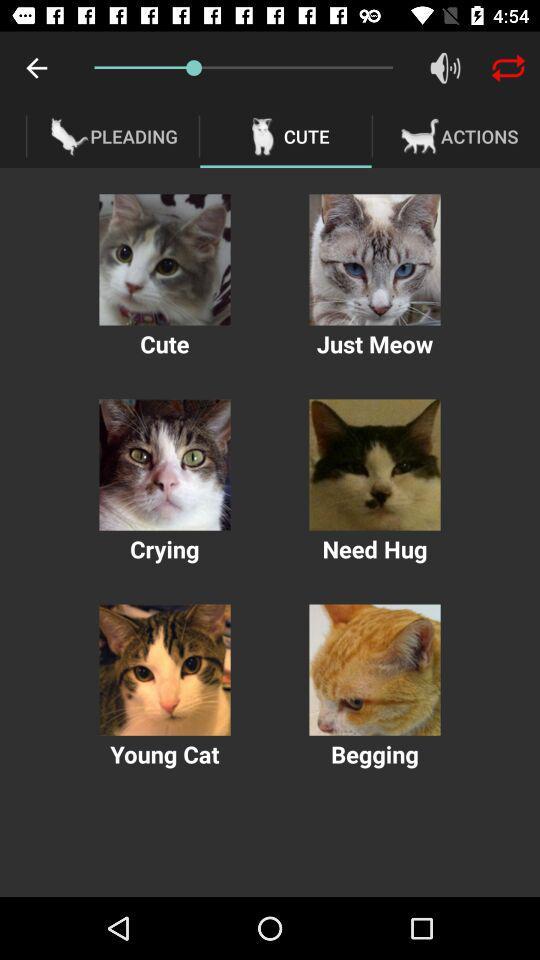  Describe the element at coordinates (374, 670) in the screenshot. I see `option` at that location.